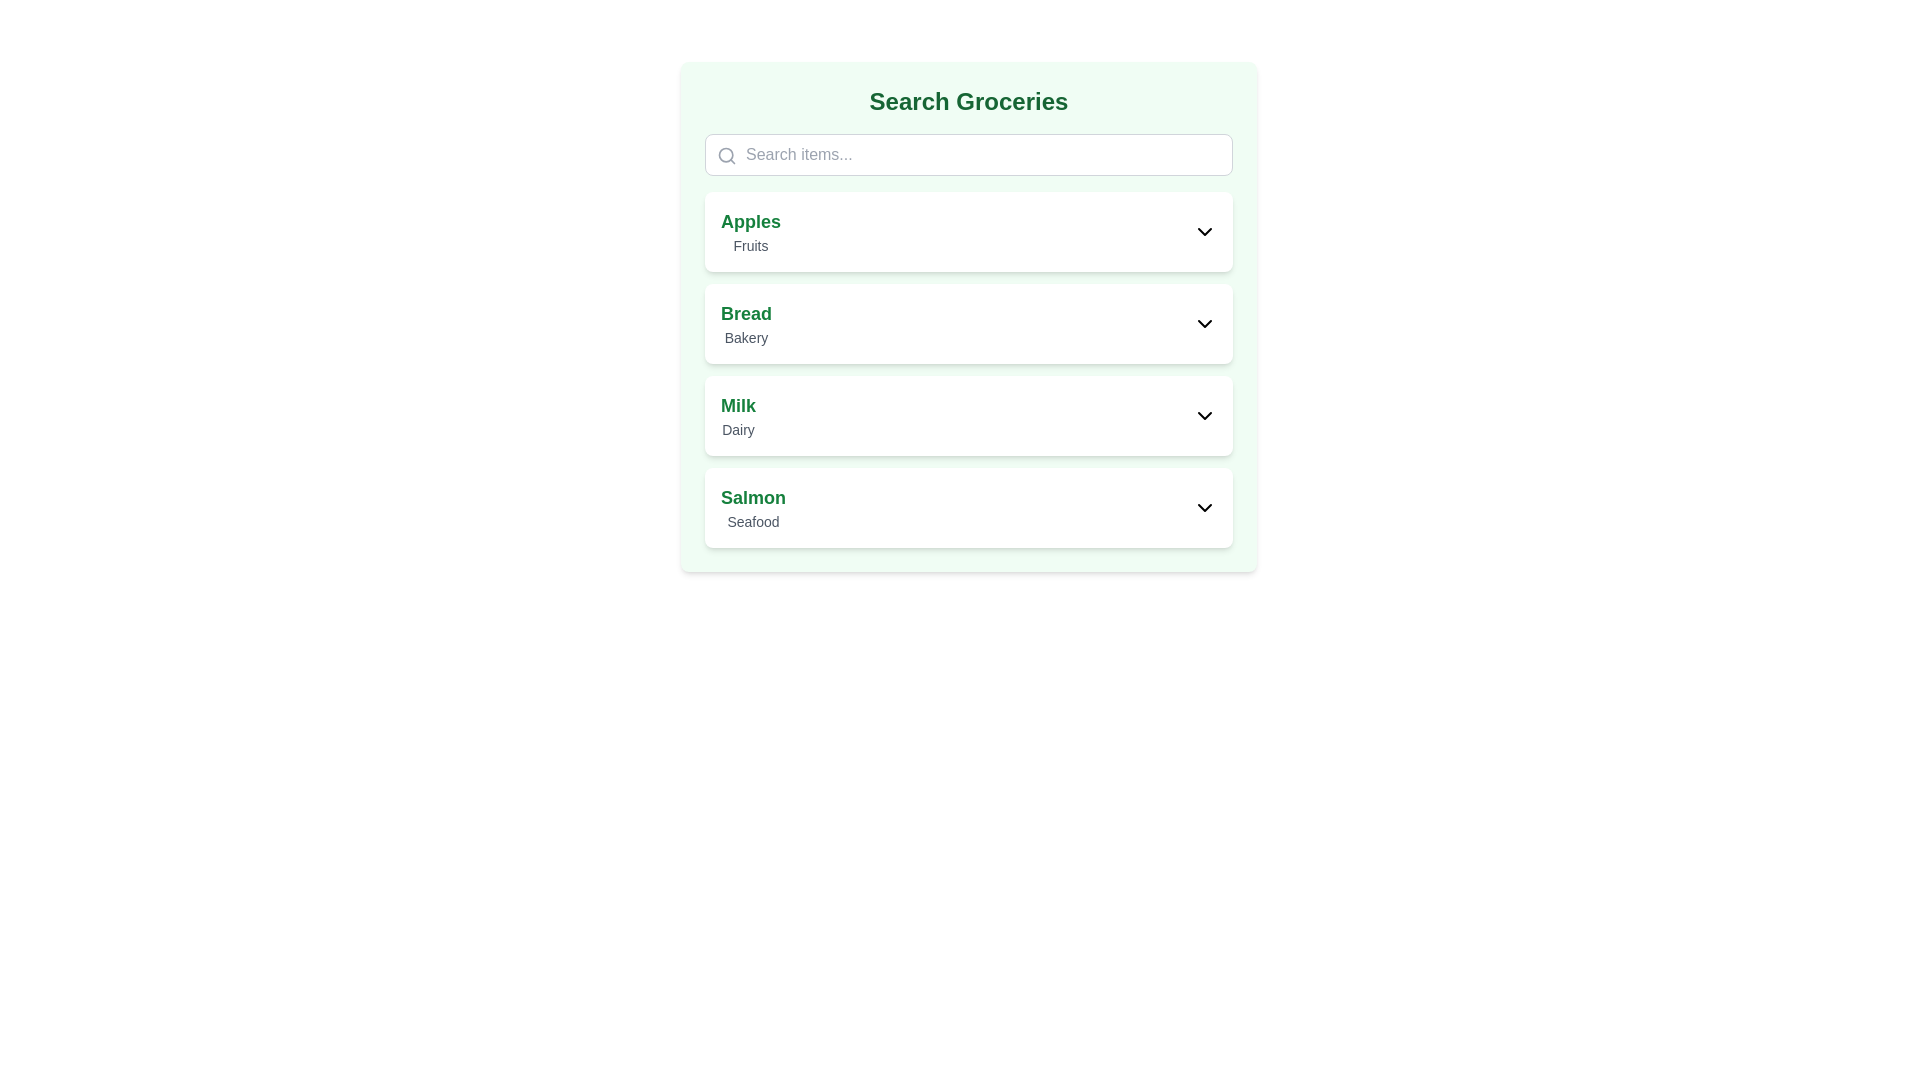 This screenshot has height=1080, width=1920. What do you see at coordinates (1203, 415) in the screenshot?
I see `the chevron-down icon located to the far right of the 'Milk' and 'Dairy' row` at bounding box center [1203, 415].